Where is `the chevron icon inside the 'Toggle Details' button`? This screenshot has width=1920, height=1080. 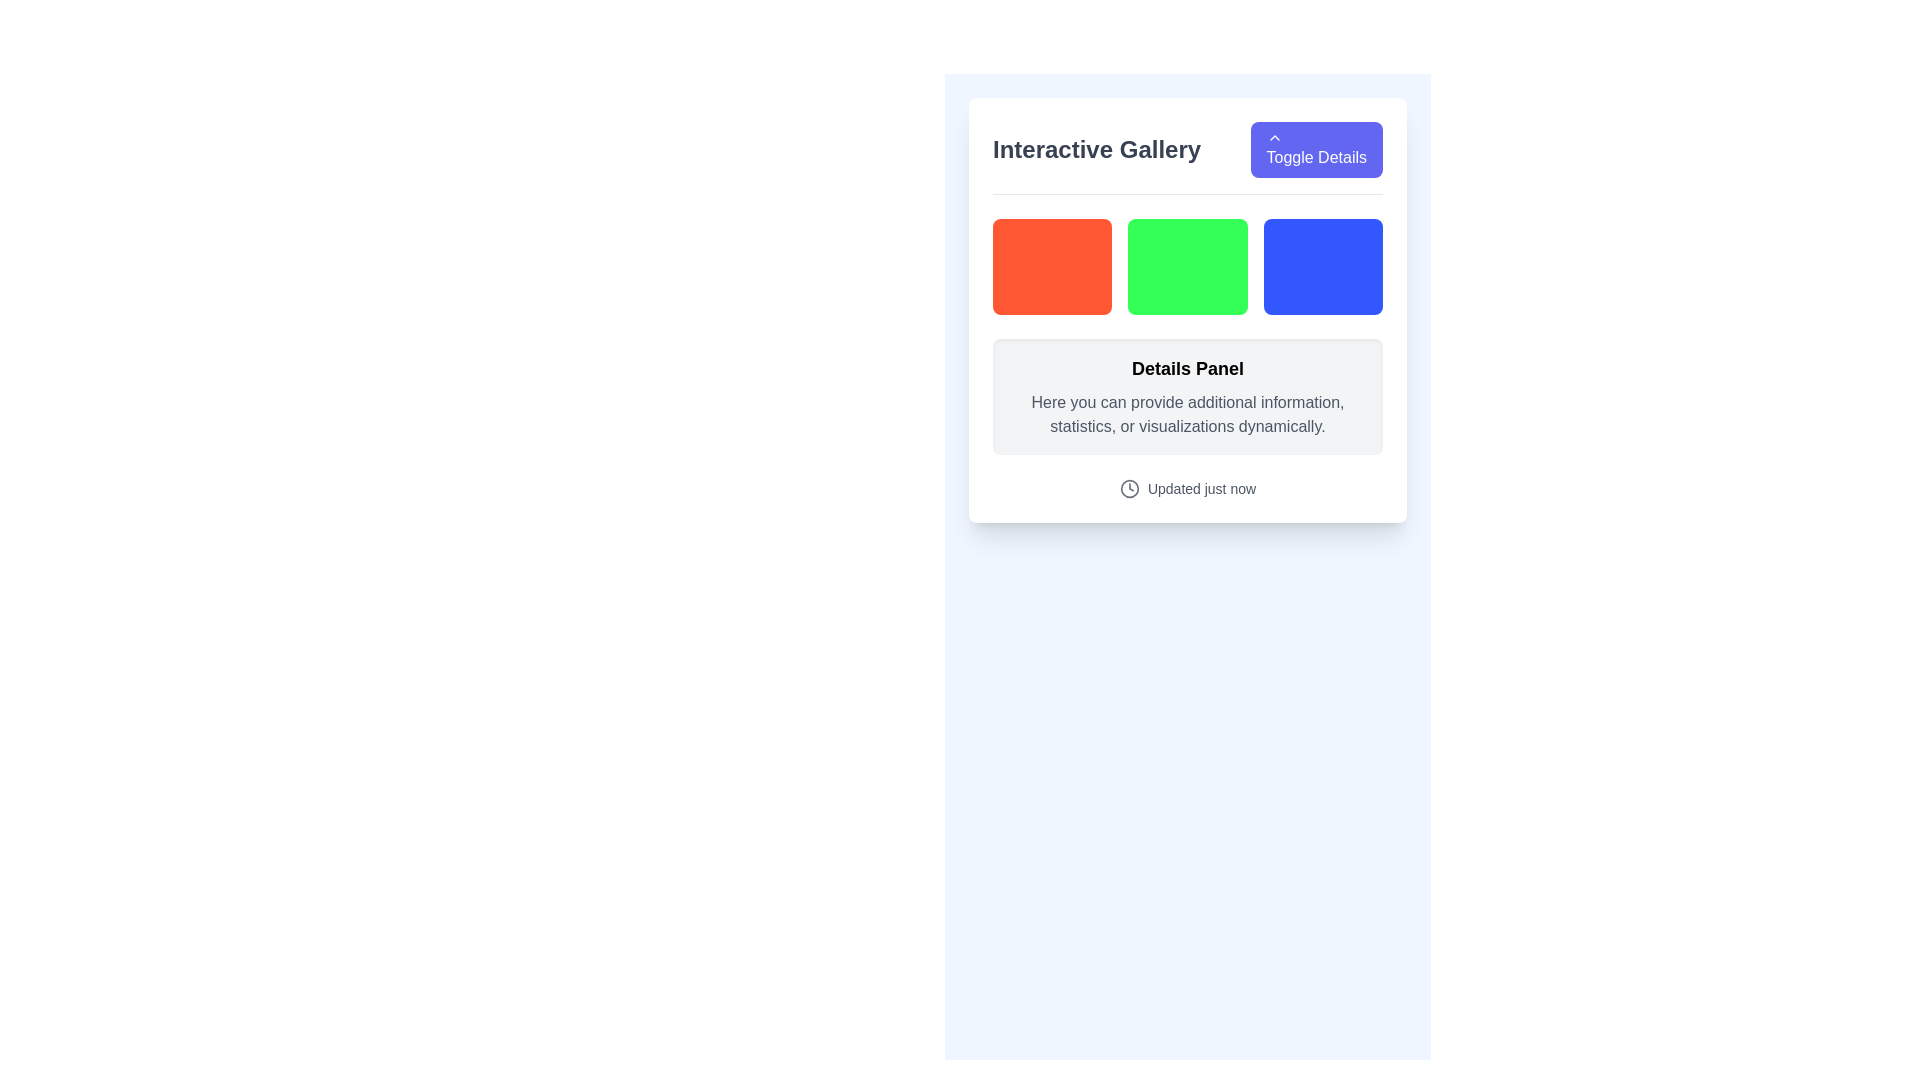
the chevron icon inside the 'Toggle Details' button is located at coordinates (1273, 137).